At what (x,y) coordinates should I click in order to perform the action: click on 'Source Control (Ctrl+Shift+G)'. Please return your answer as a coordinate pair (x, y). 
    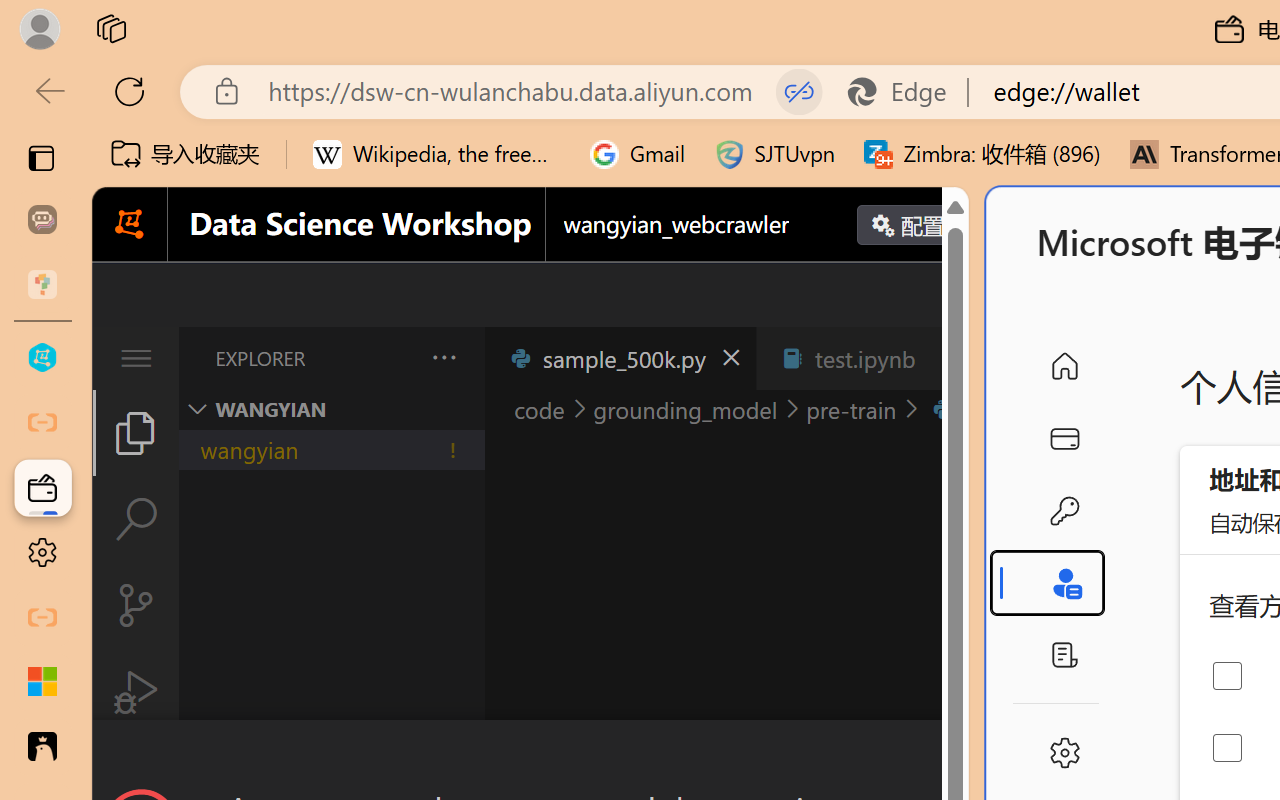
    Looking at the image, I should click on (134, 605).